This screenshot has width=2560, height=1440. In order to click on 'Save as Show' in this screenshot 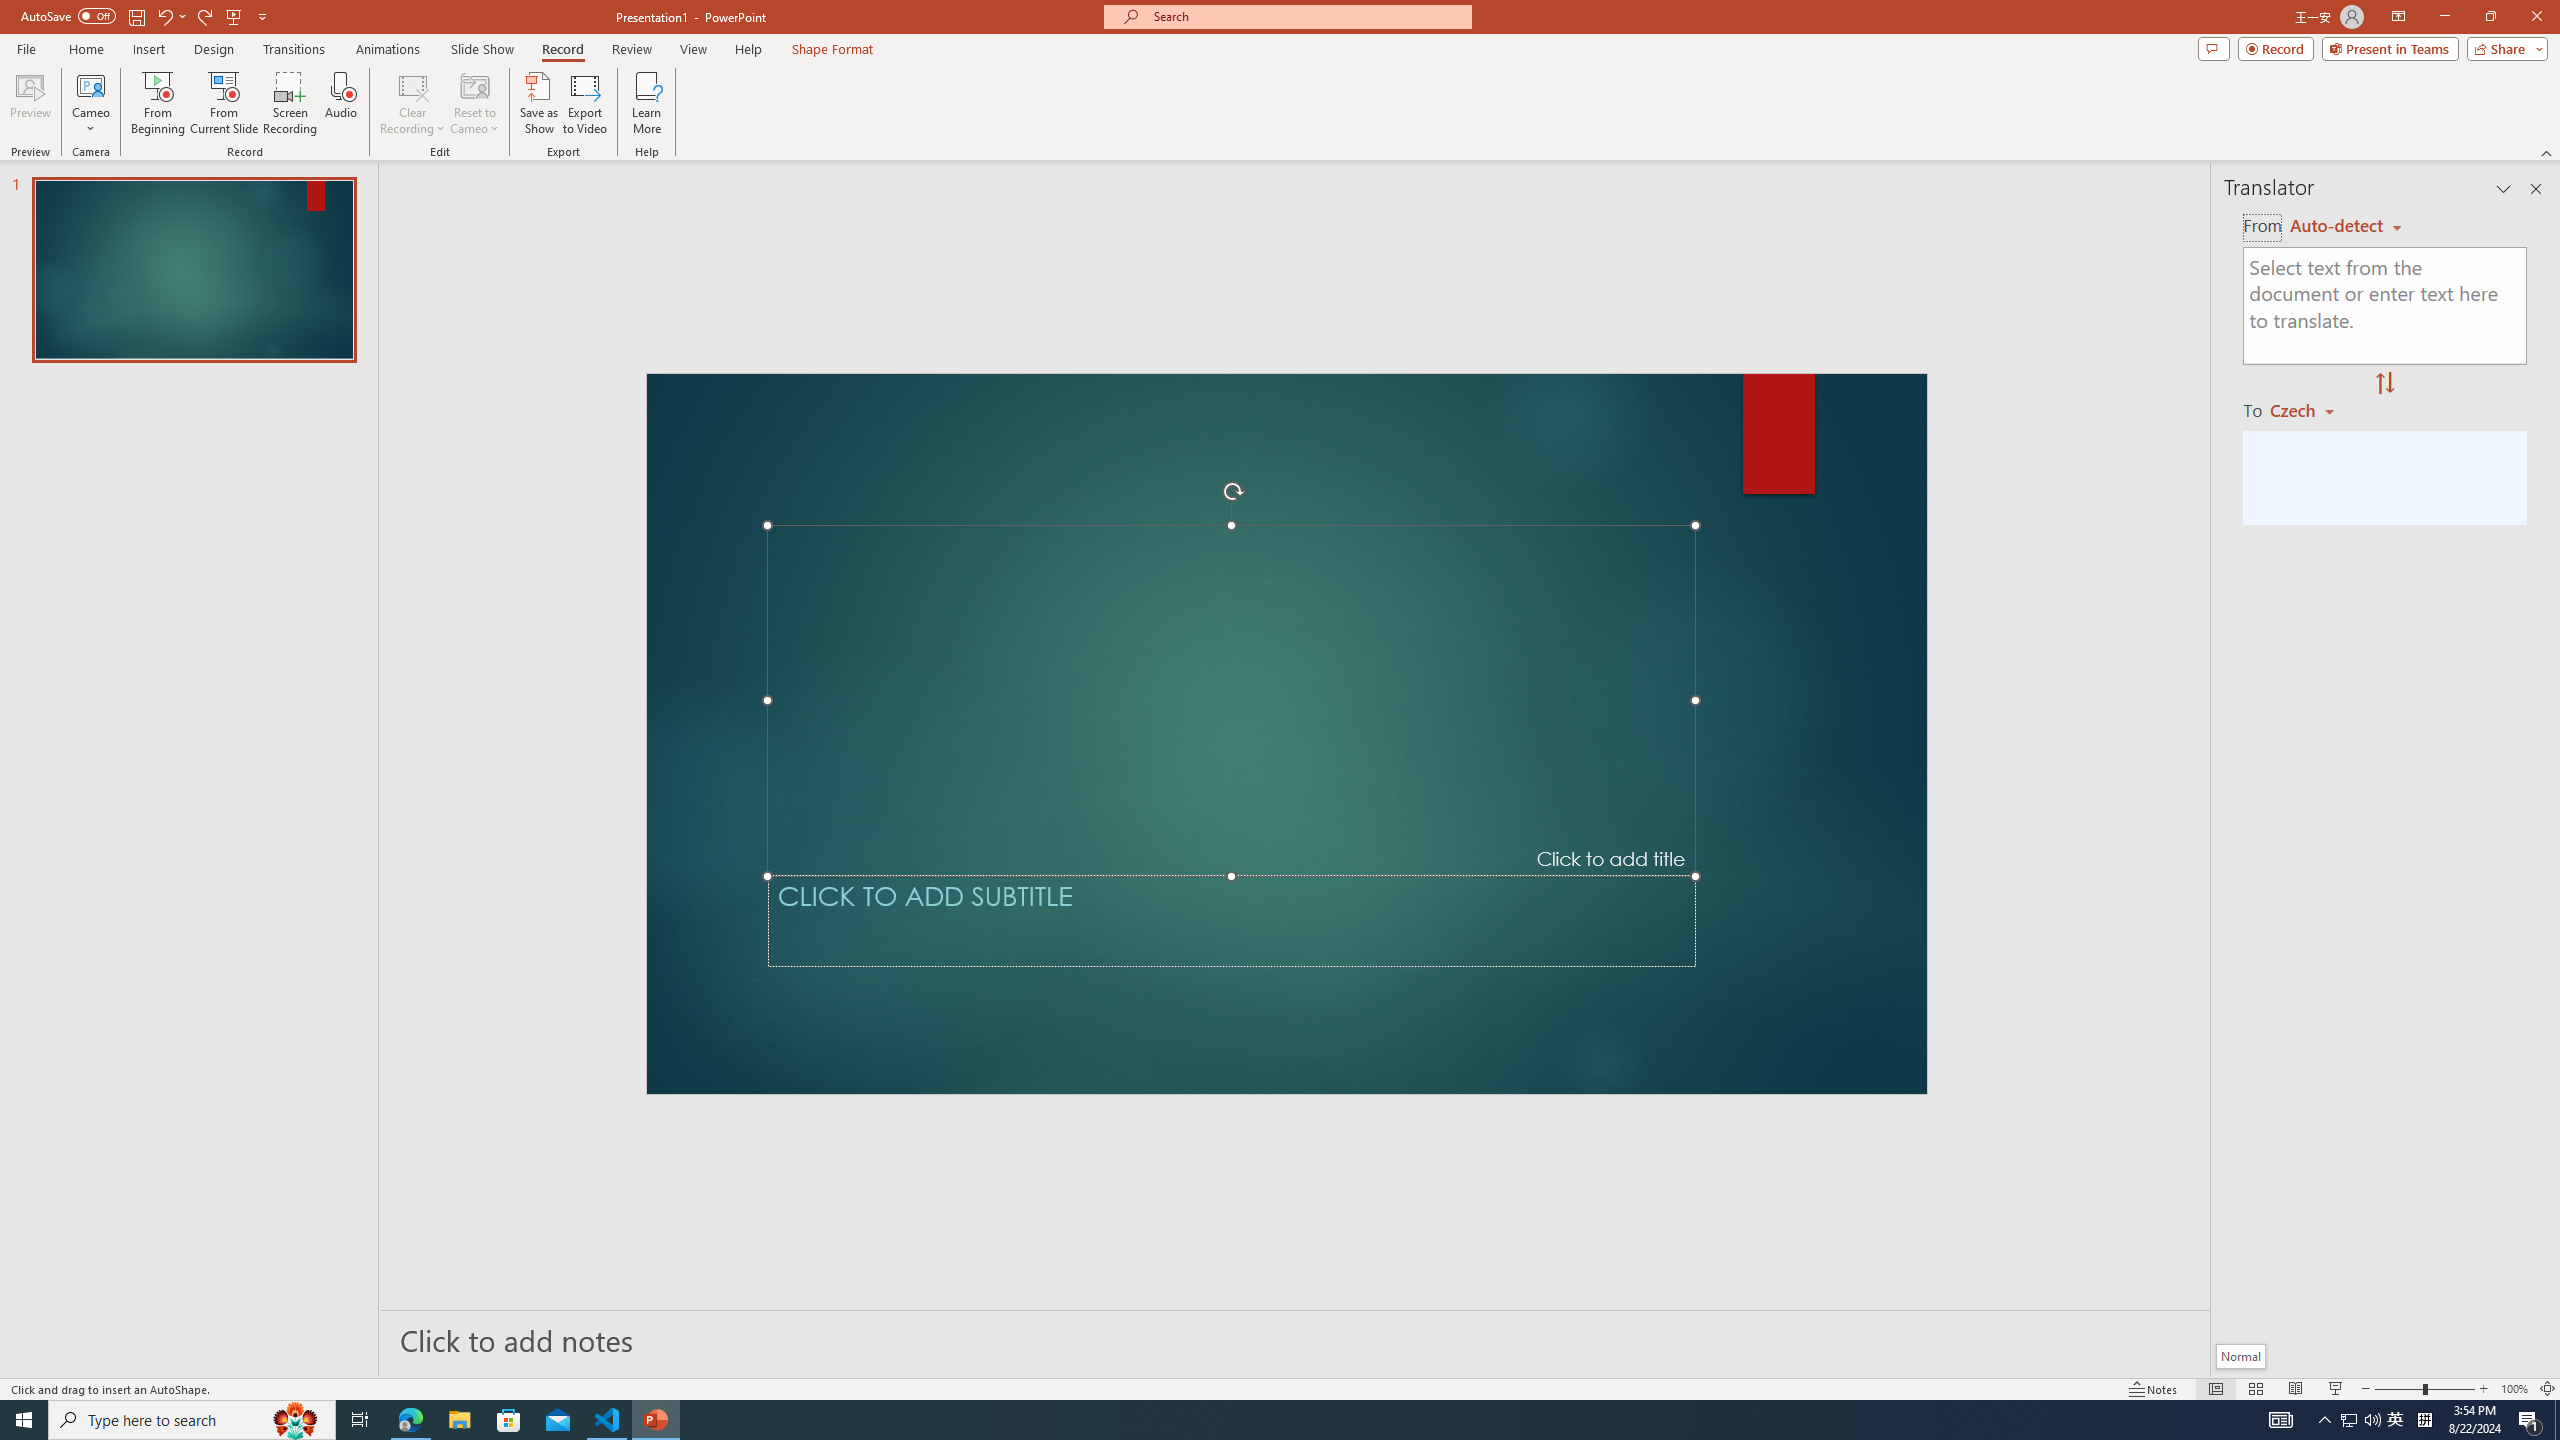, I will do `click(538, 103)`.